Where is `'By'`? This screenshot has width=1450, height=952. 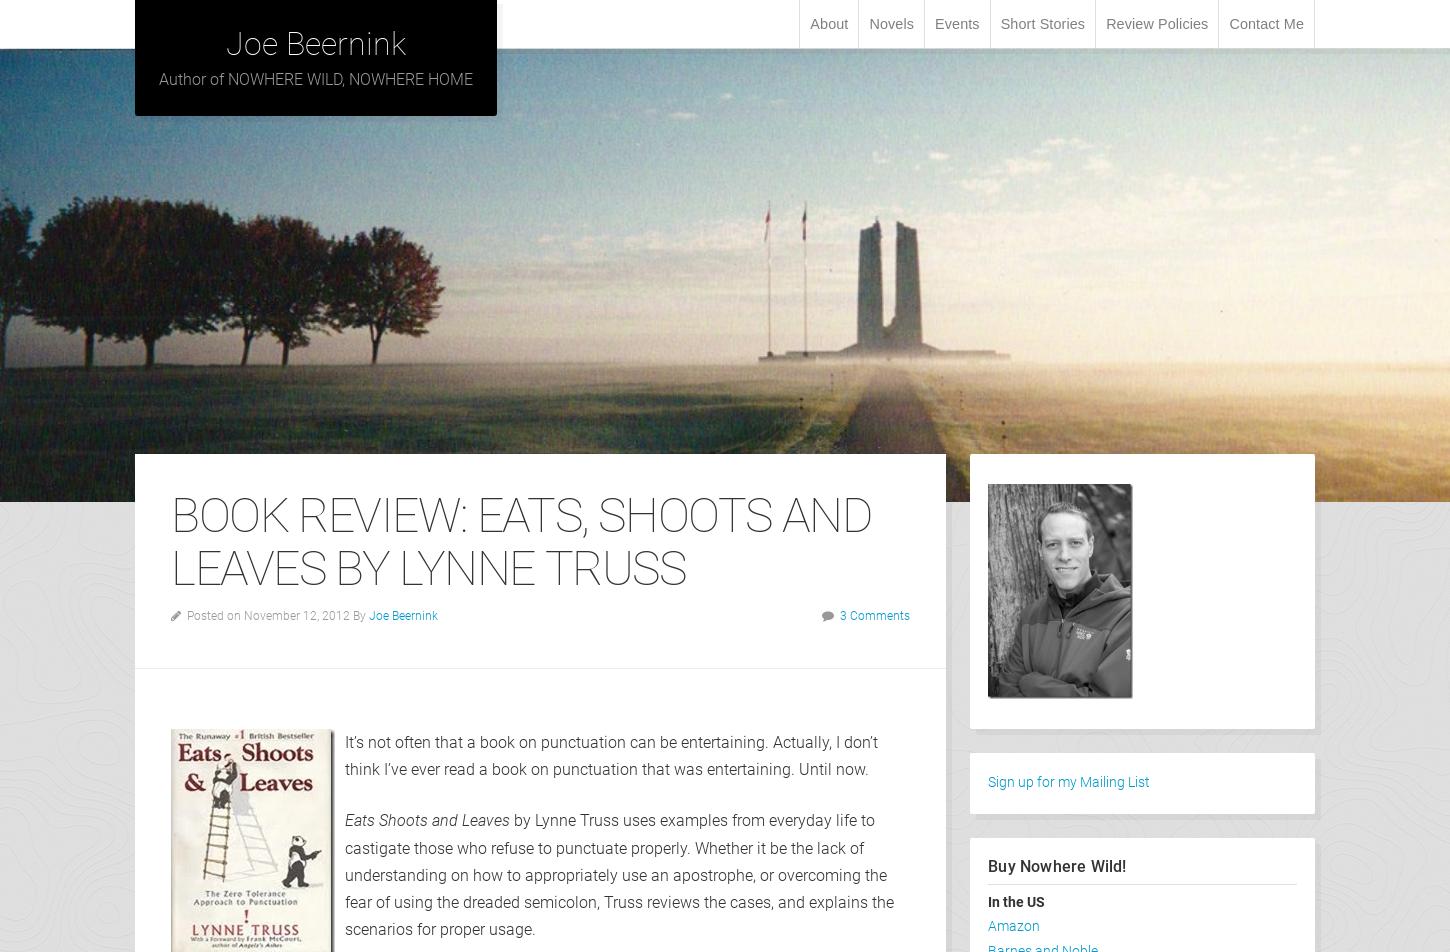 'By' is located at coordinates (352, 614).